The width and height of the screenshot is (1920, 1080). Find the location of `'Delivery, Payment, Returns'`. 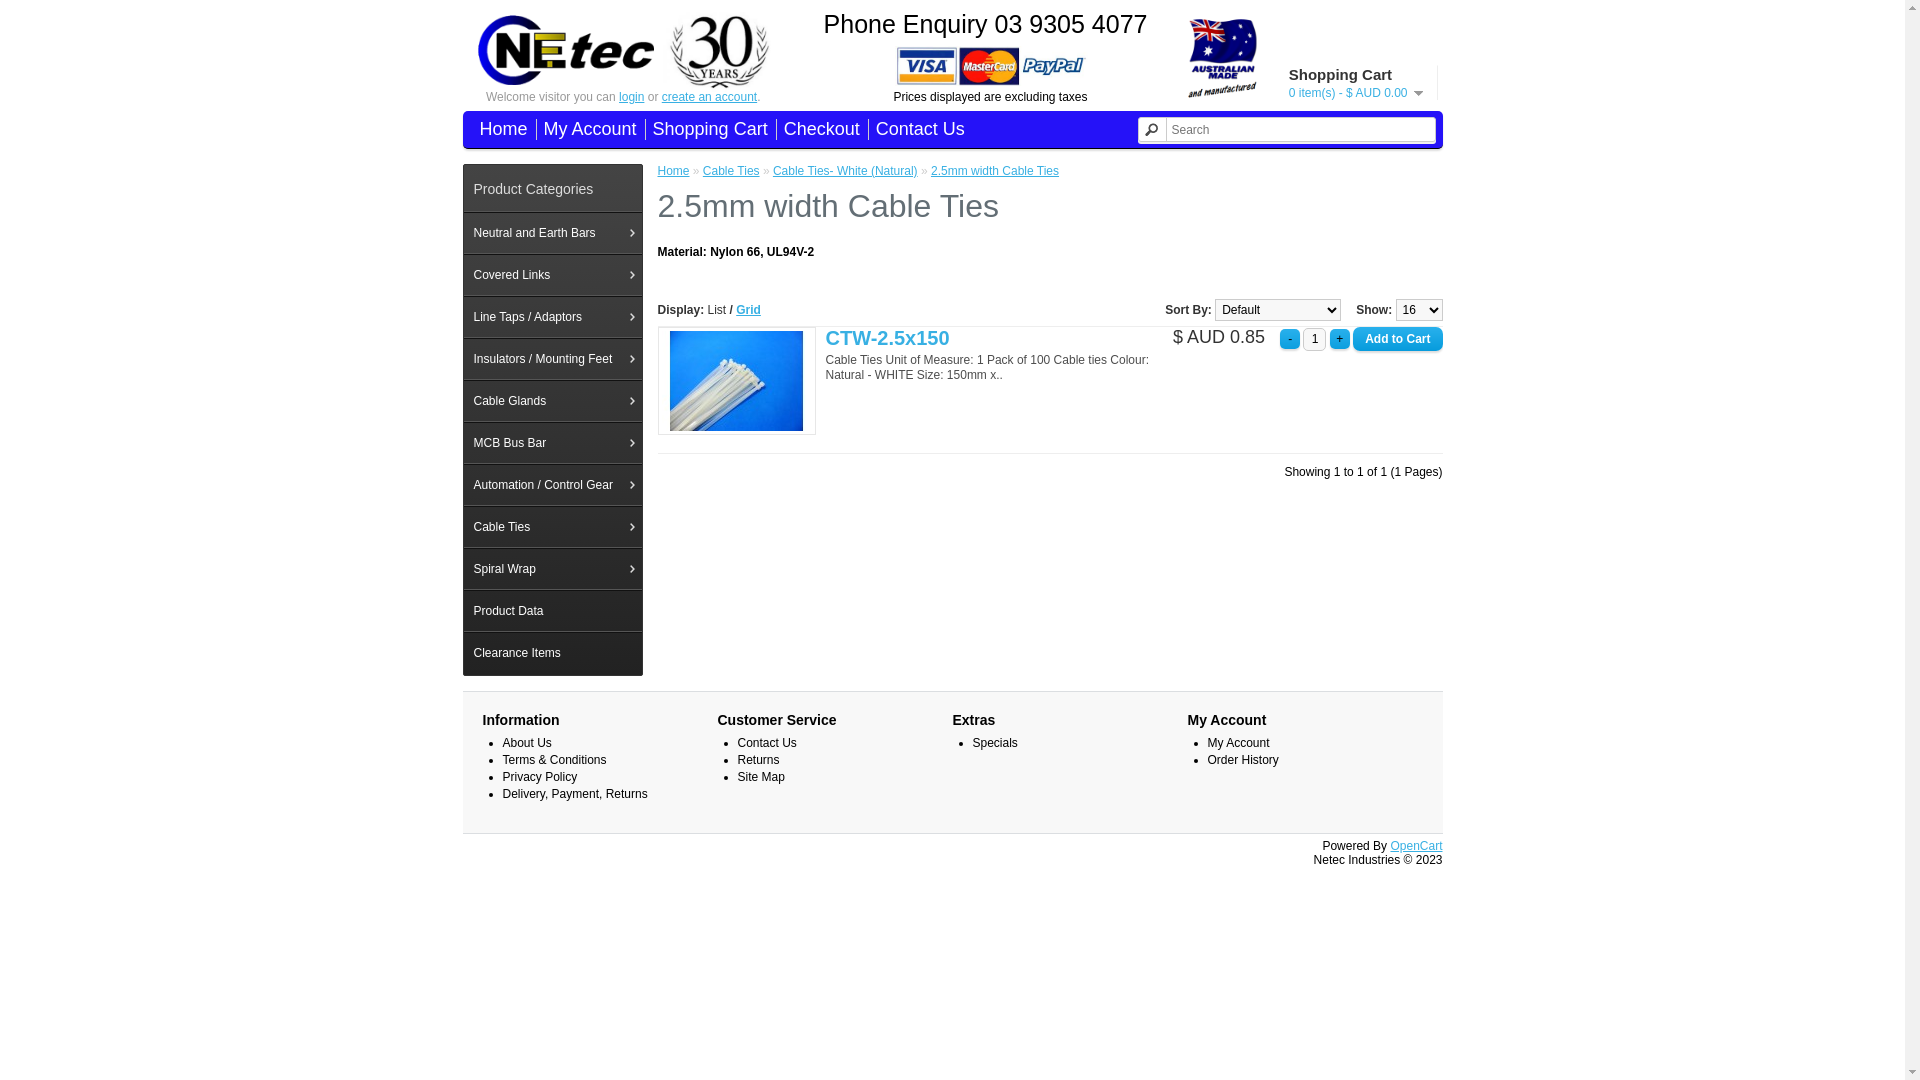

'Delivery, Payment, Returns' is located at coordinates (502, 793).